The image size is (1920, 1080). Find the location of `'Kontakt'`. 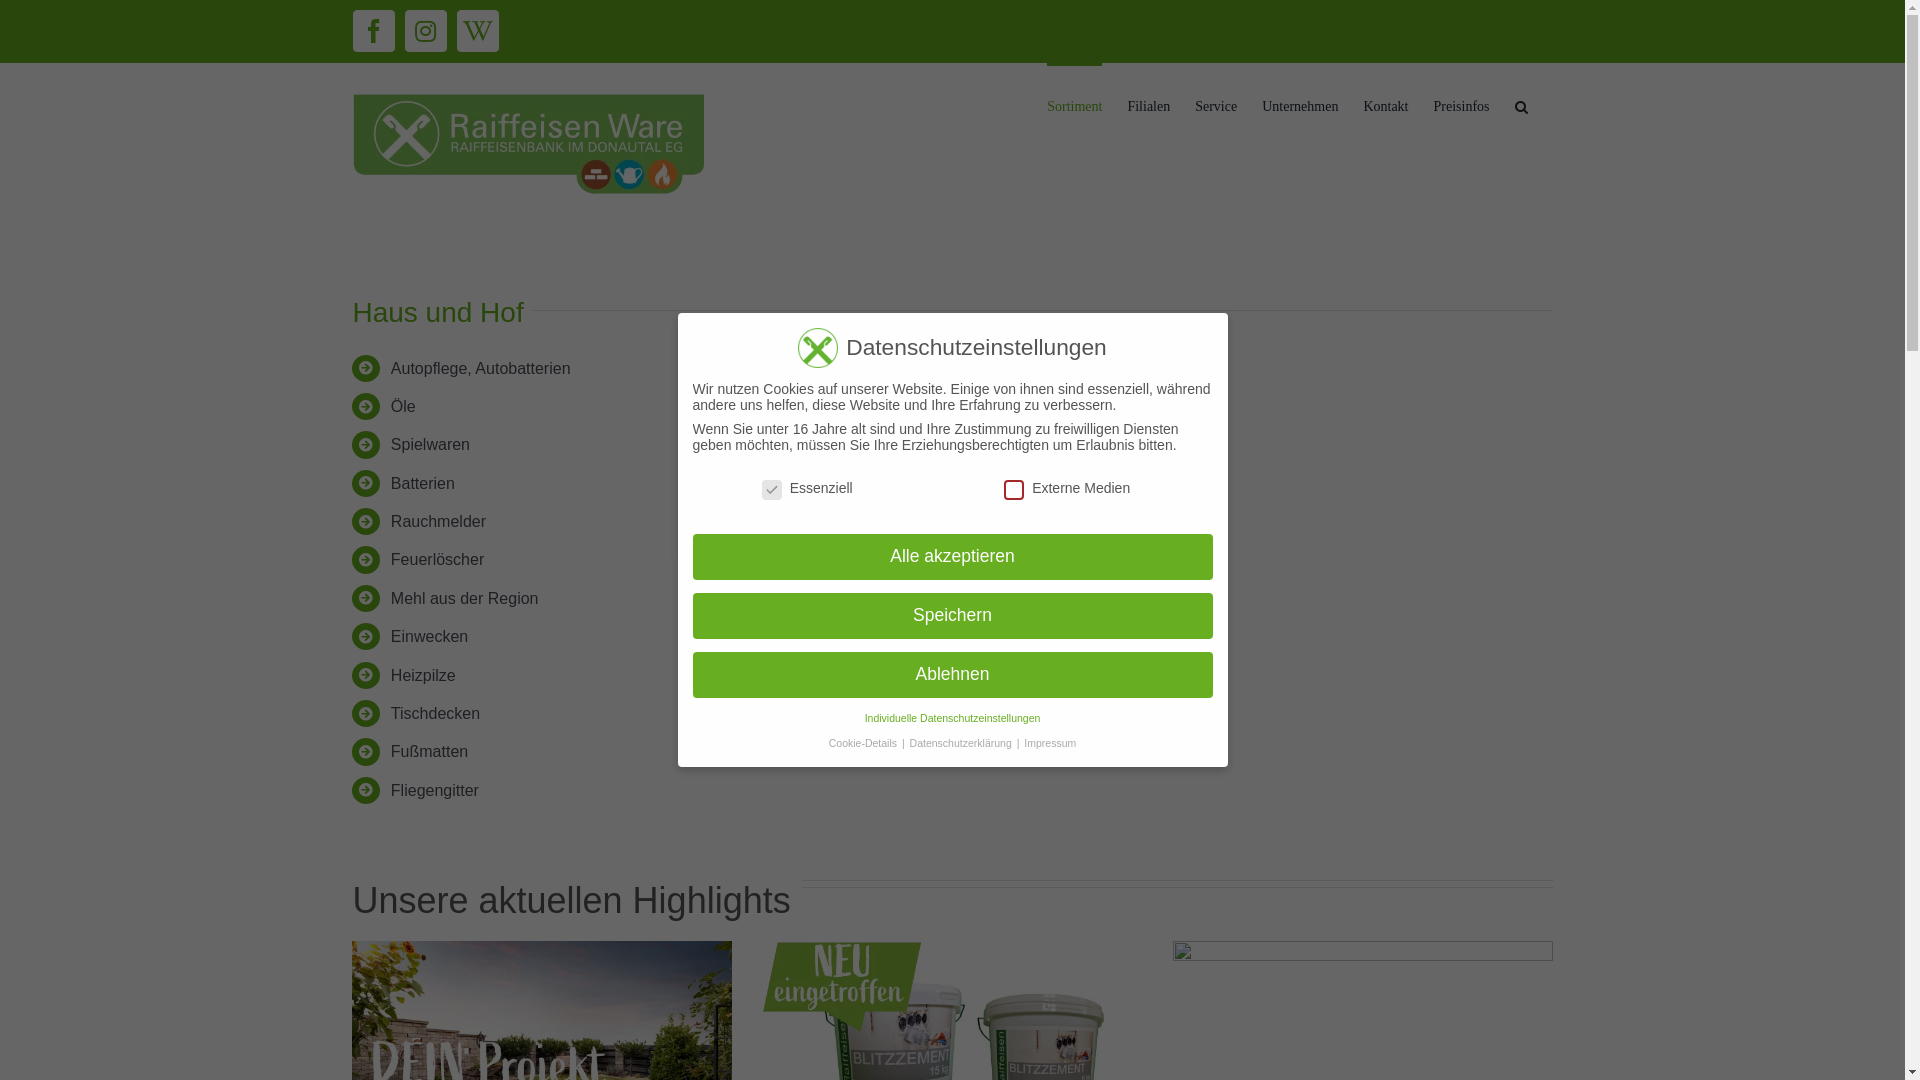

'Kontakt' is located at coordinates (1384, 104).